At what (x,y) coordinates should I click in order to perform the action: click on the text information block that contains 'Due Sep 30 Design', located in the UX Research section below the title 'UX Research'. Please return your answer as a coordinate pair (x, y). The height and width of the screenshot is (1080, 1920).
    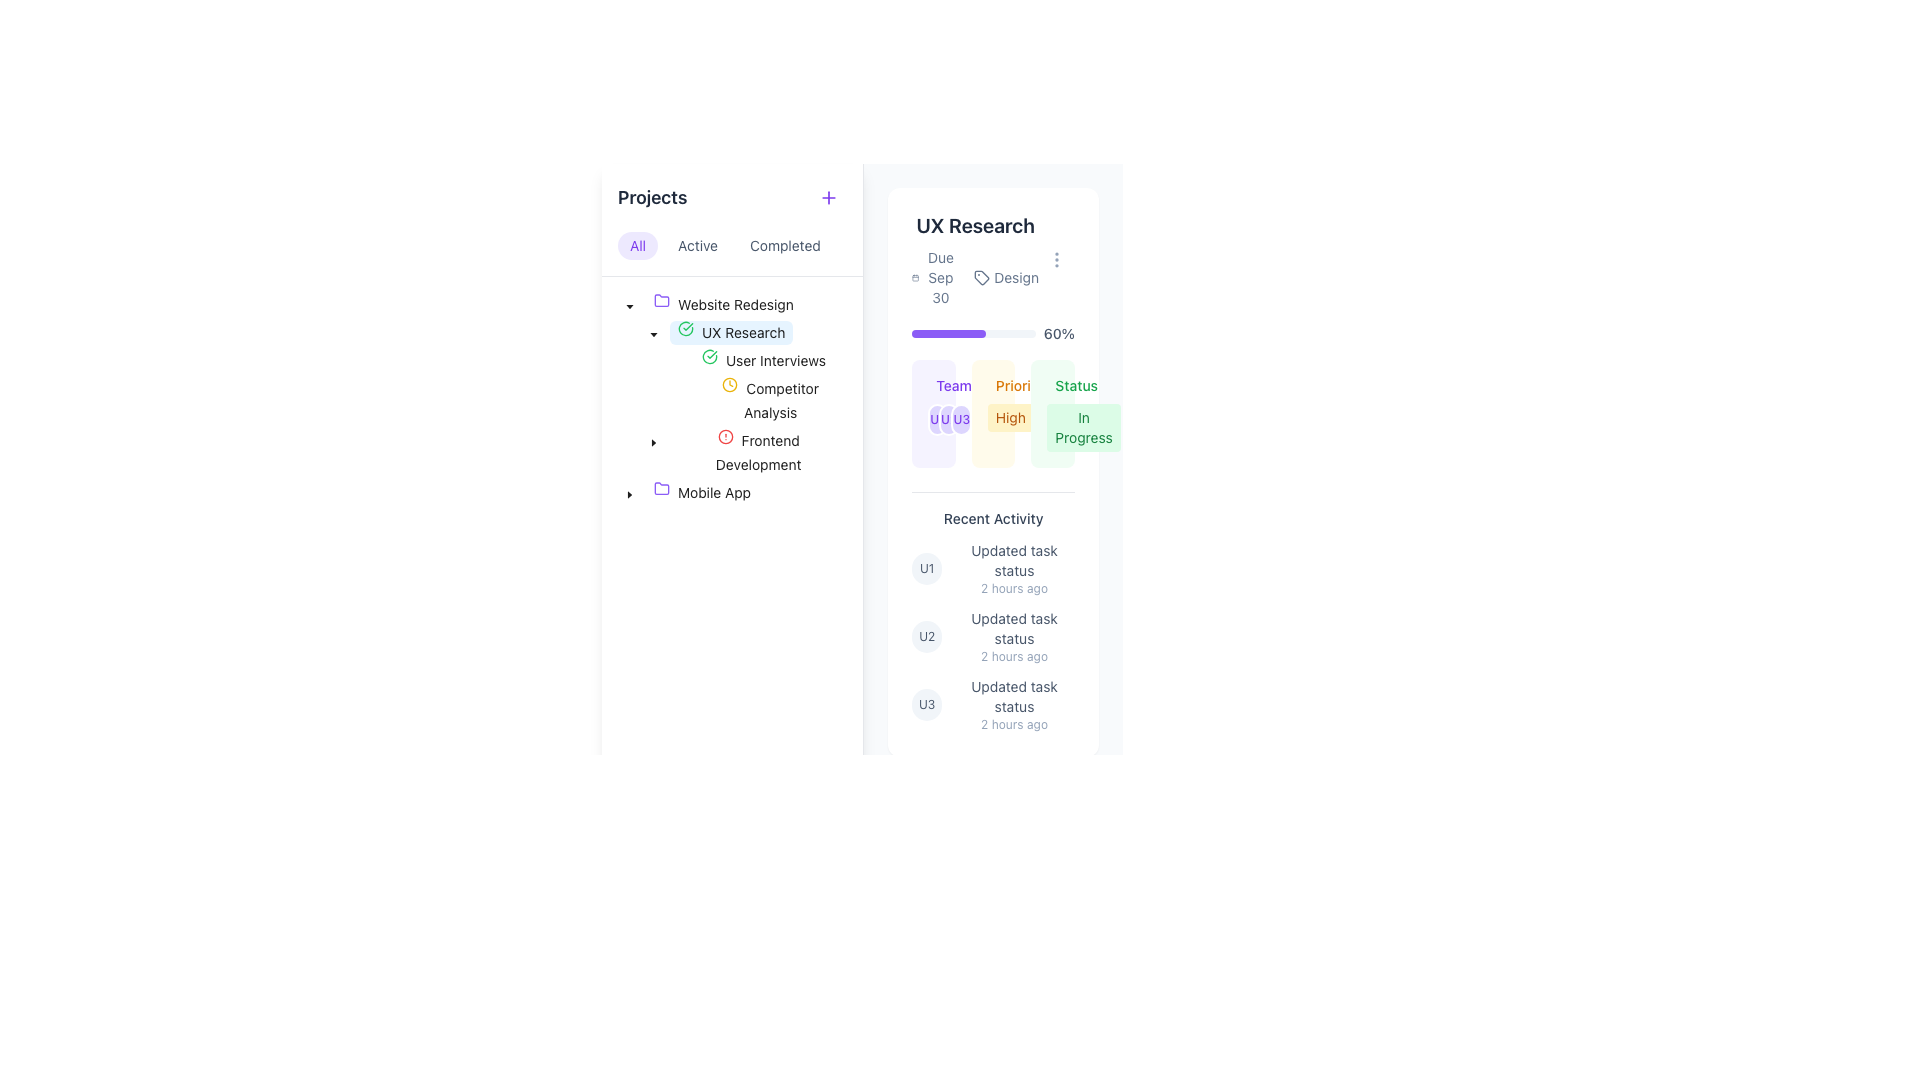
    Looking at the image, I should click on (975, 277).